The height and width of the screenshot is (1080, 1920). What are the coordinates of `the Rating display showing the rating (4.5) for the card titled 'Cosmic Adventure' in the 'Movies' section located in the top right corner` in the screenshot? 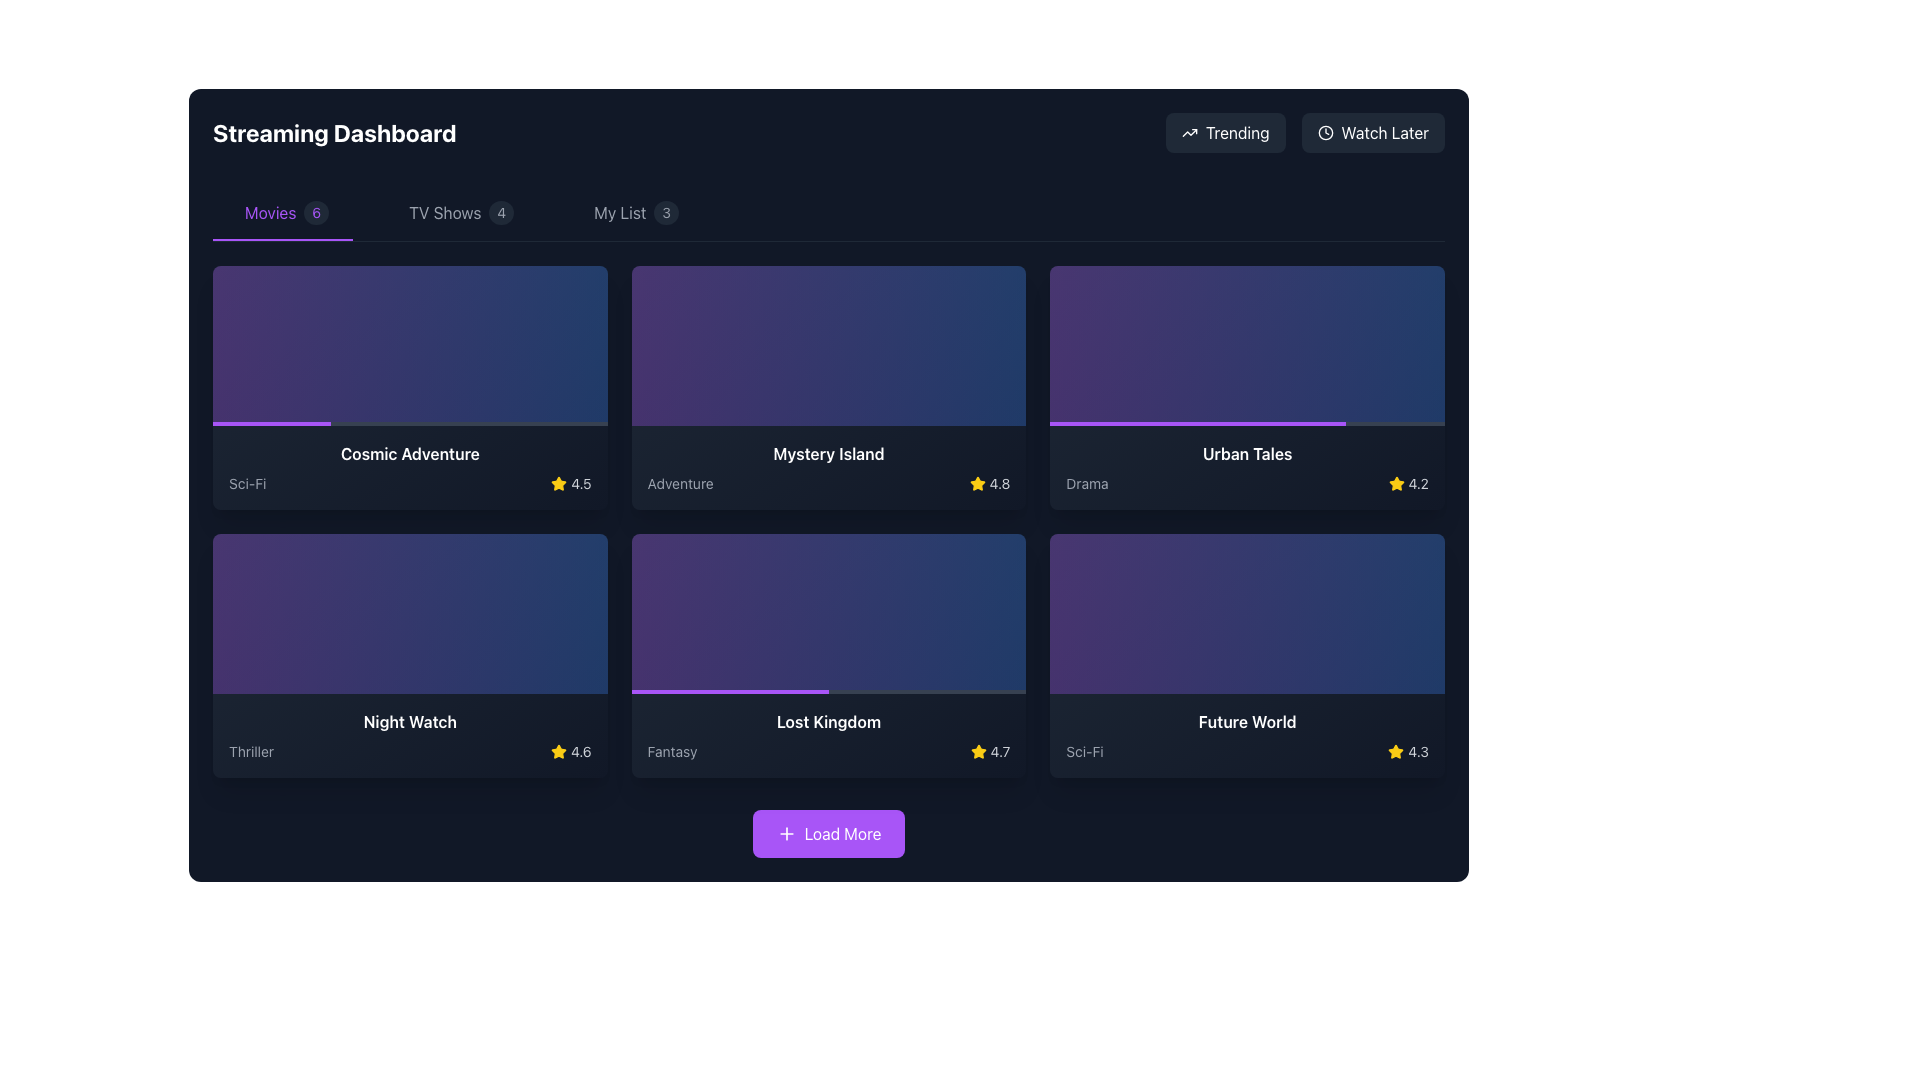 It's located at (570, 483).